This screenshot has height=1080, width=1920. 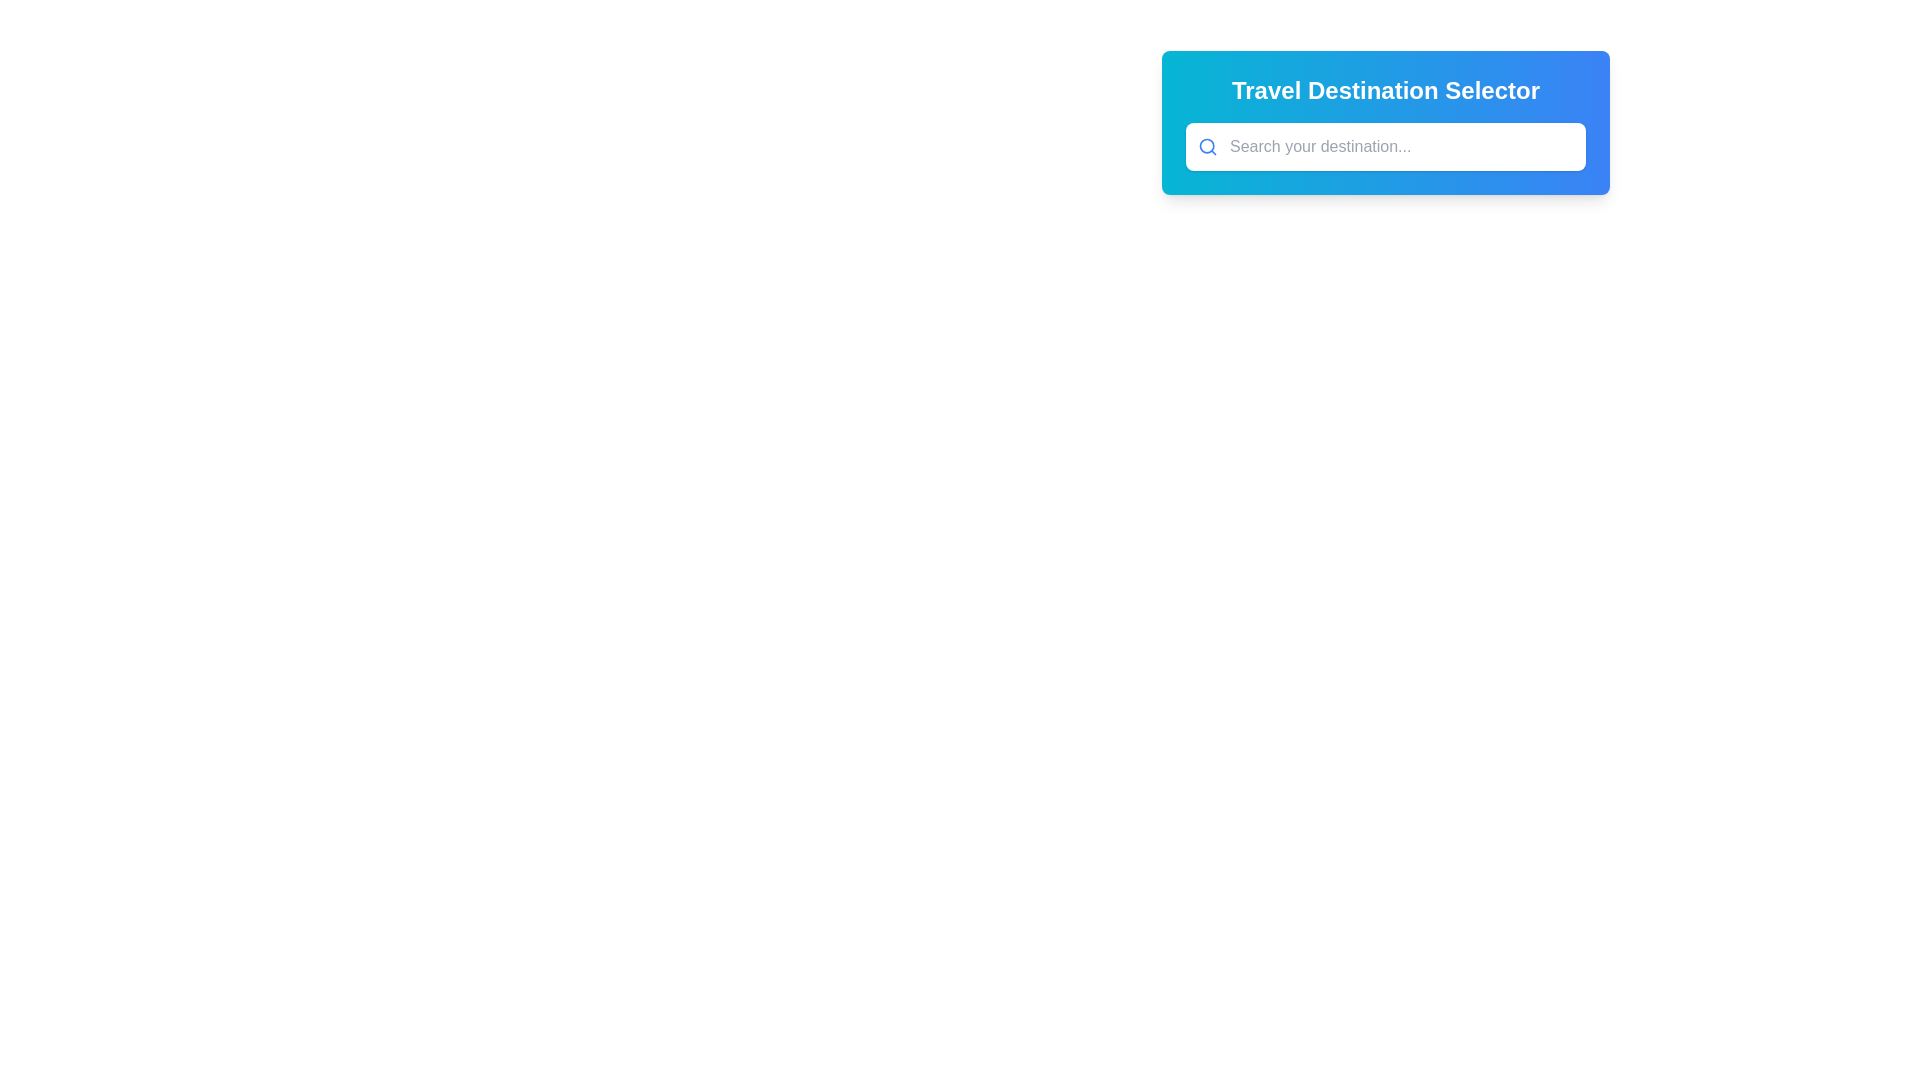 What do you see at coordinates (1206, 145) in the screenshot?
I see `the central focal point of the search icon, which is a circular graphic element located to the left of the text input box in the 'Travel Destination Selector' module` at bounding box center [1206, 145].